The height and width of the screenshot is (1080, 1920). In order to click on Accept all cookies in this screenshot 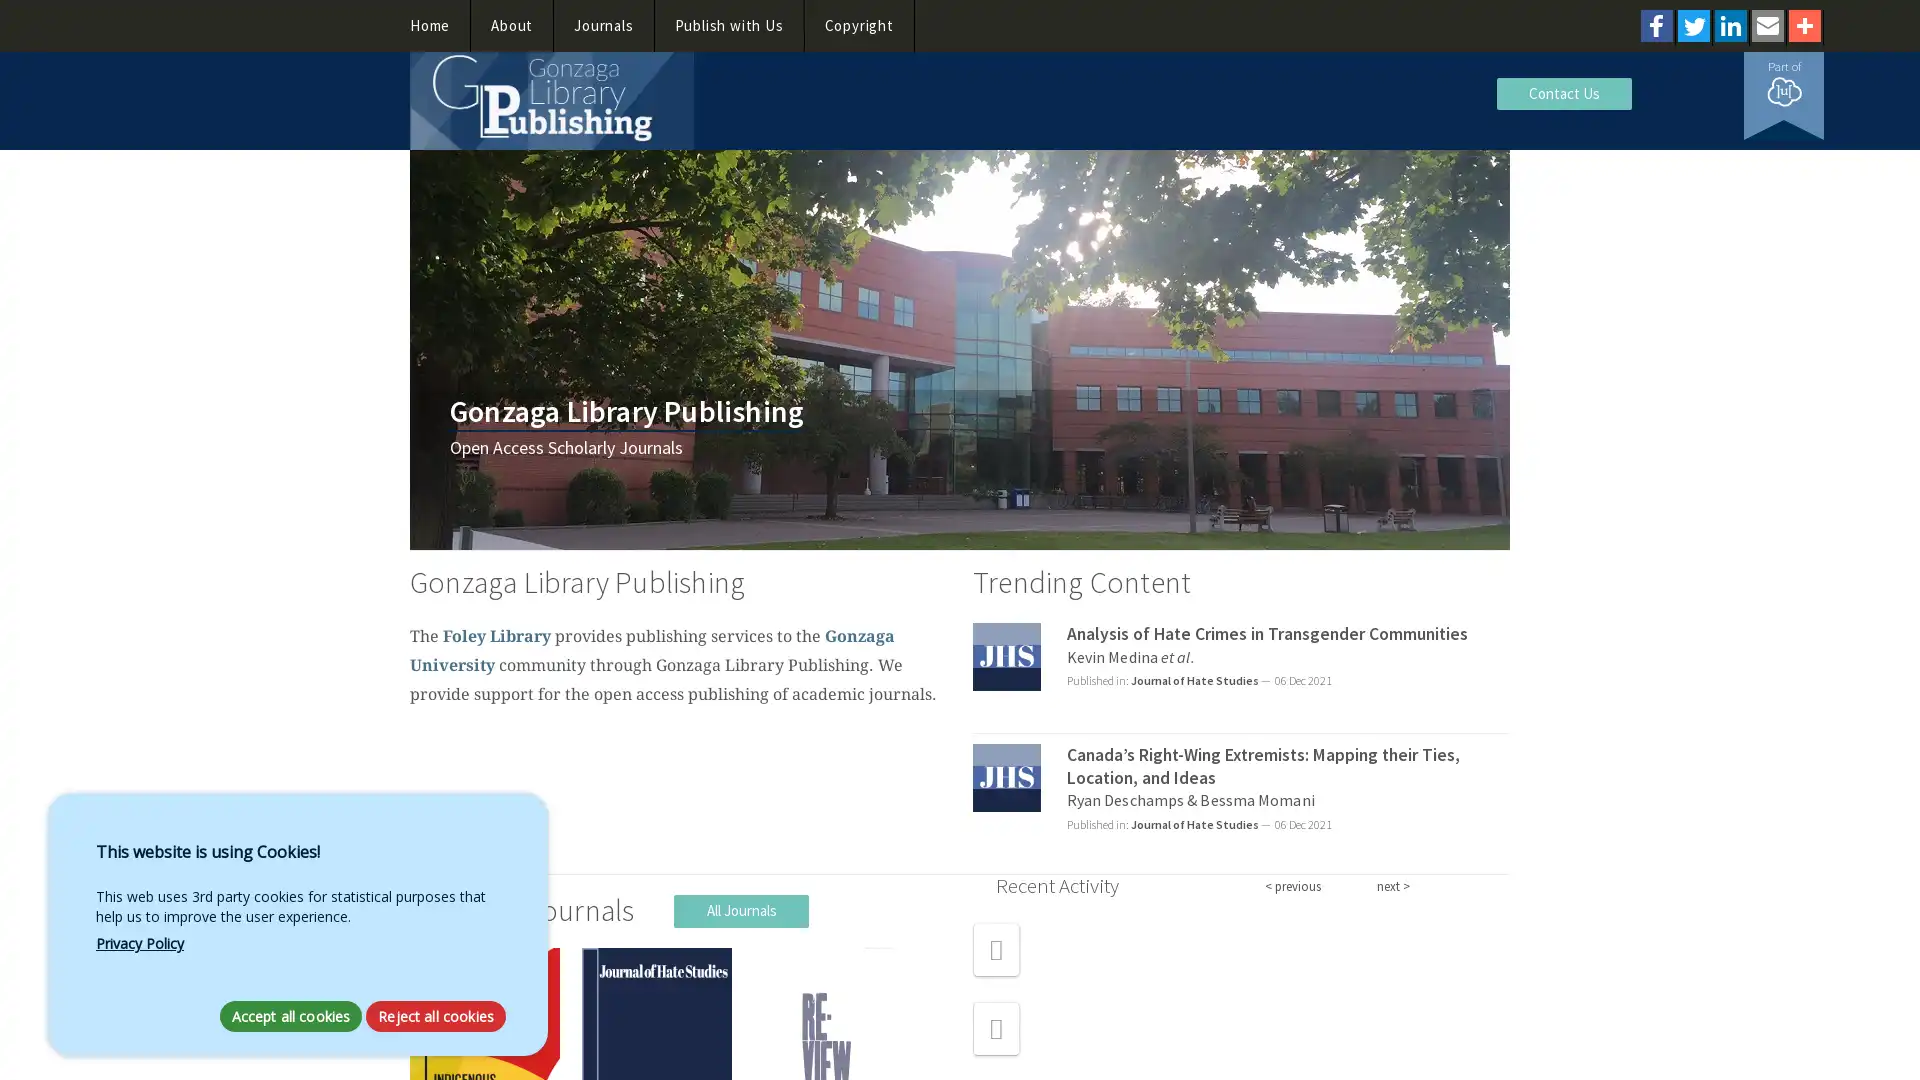, I will do `click(289, 1016)`.